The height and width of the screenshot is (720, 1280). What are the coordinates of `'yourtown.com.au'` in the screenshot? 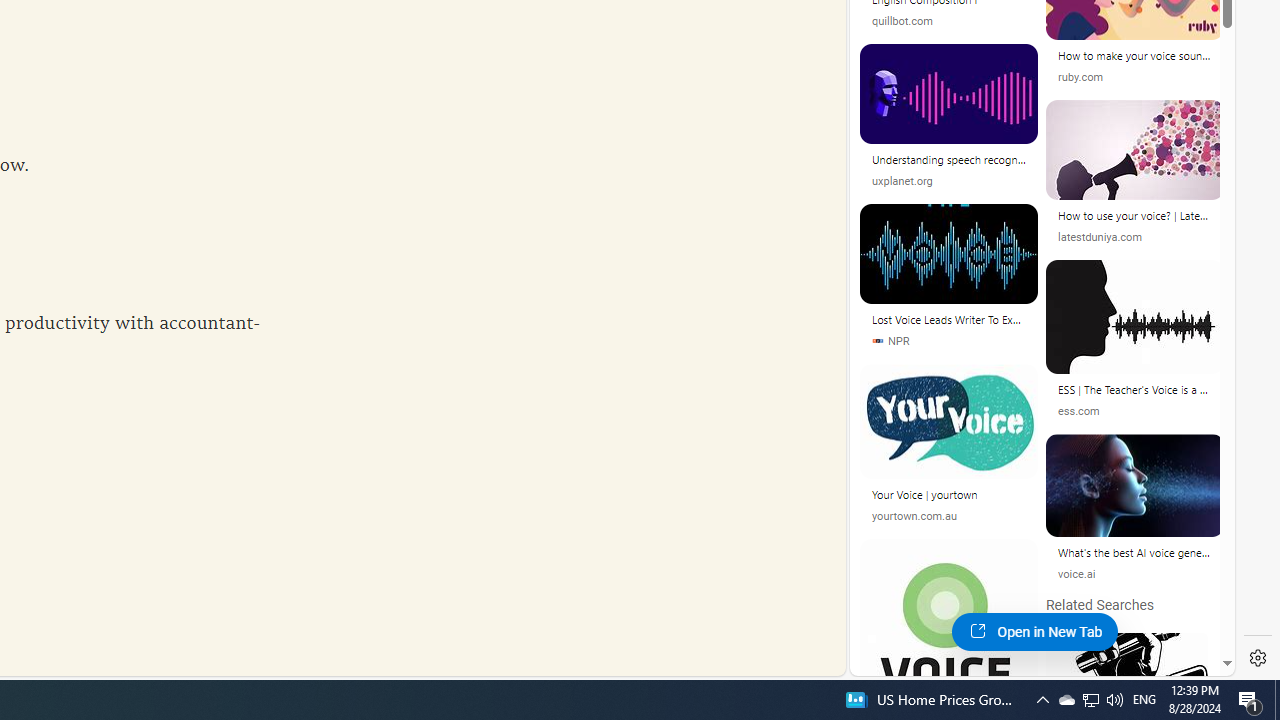 It's located at (948, 515).